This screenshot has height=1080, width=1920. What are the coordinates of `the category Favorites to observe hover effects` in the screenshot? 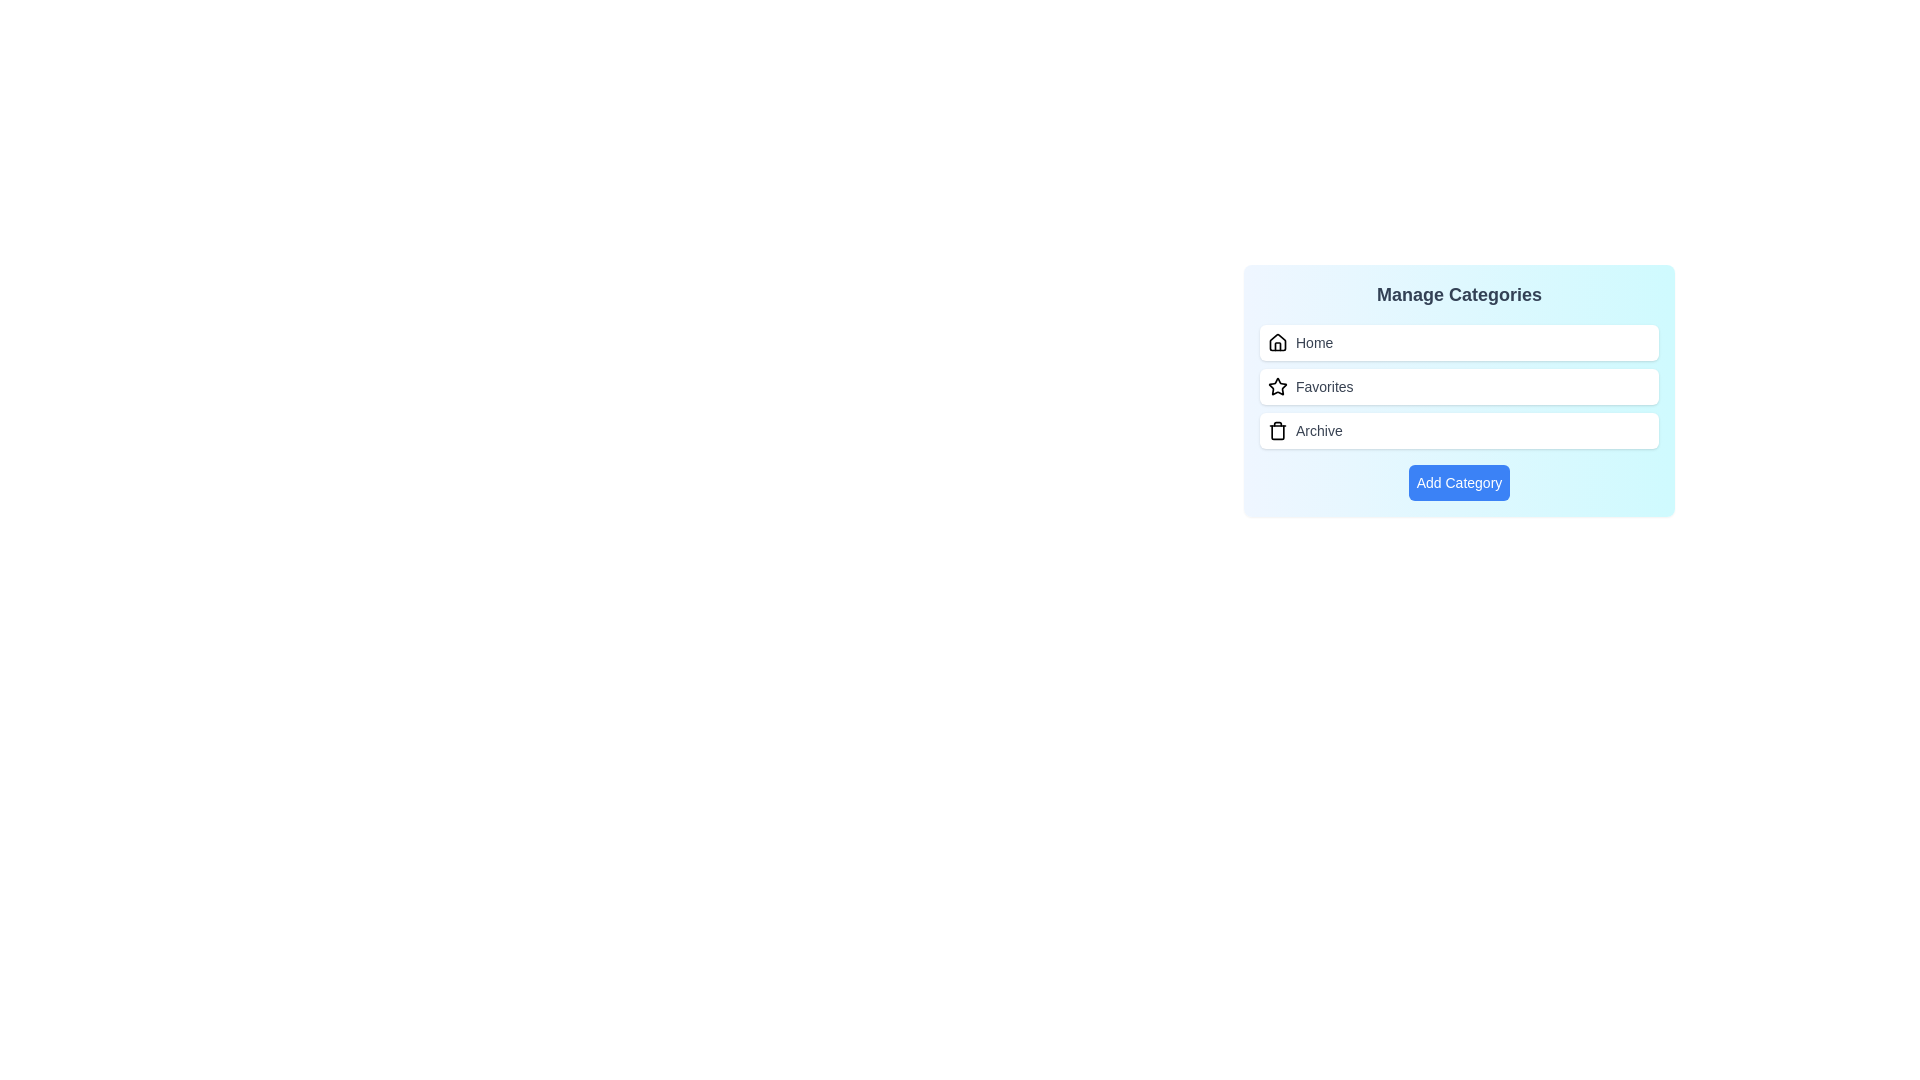 It's located at (1459, 386).